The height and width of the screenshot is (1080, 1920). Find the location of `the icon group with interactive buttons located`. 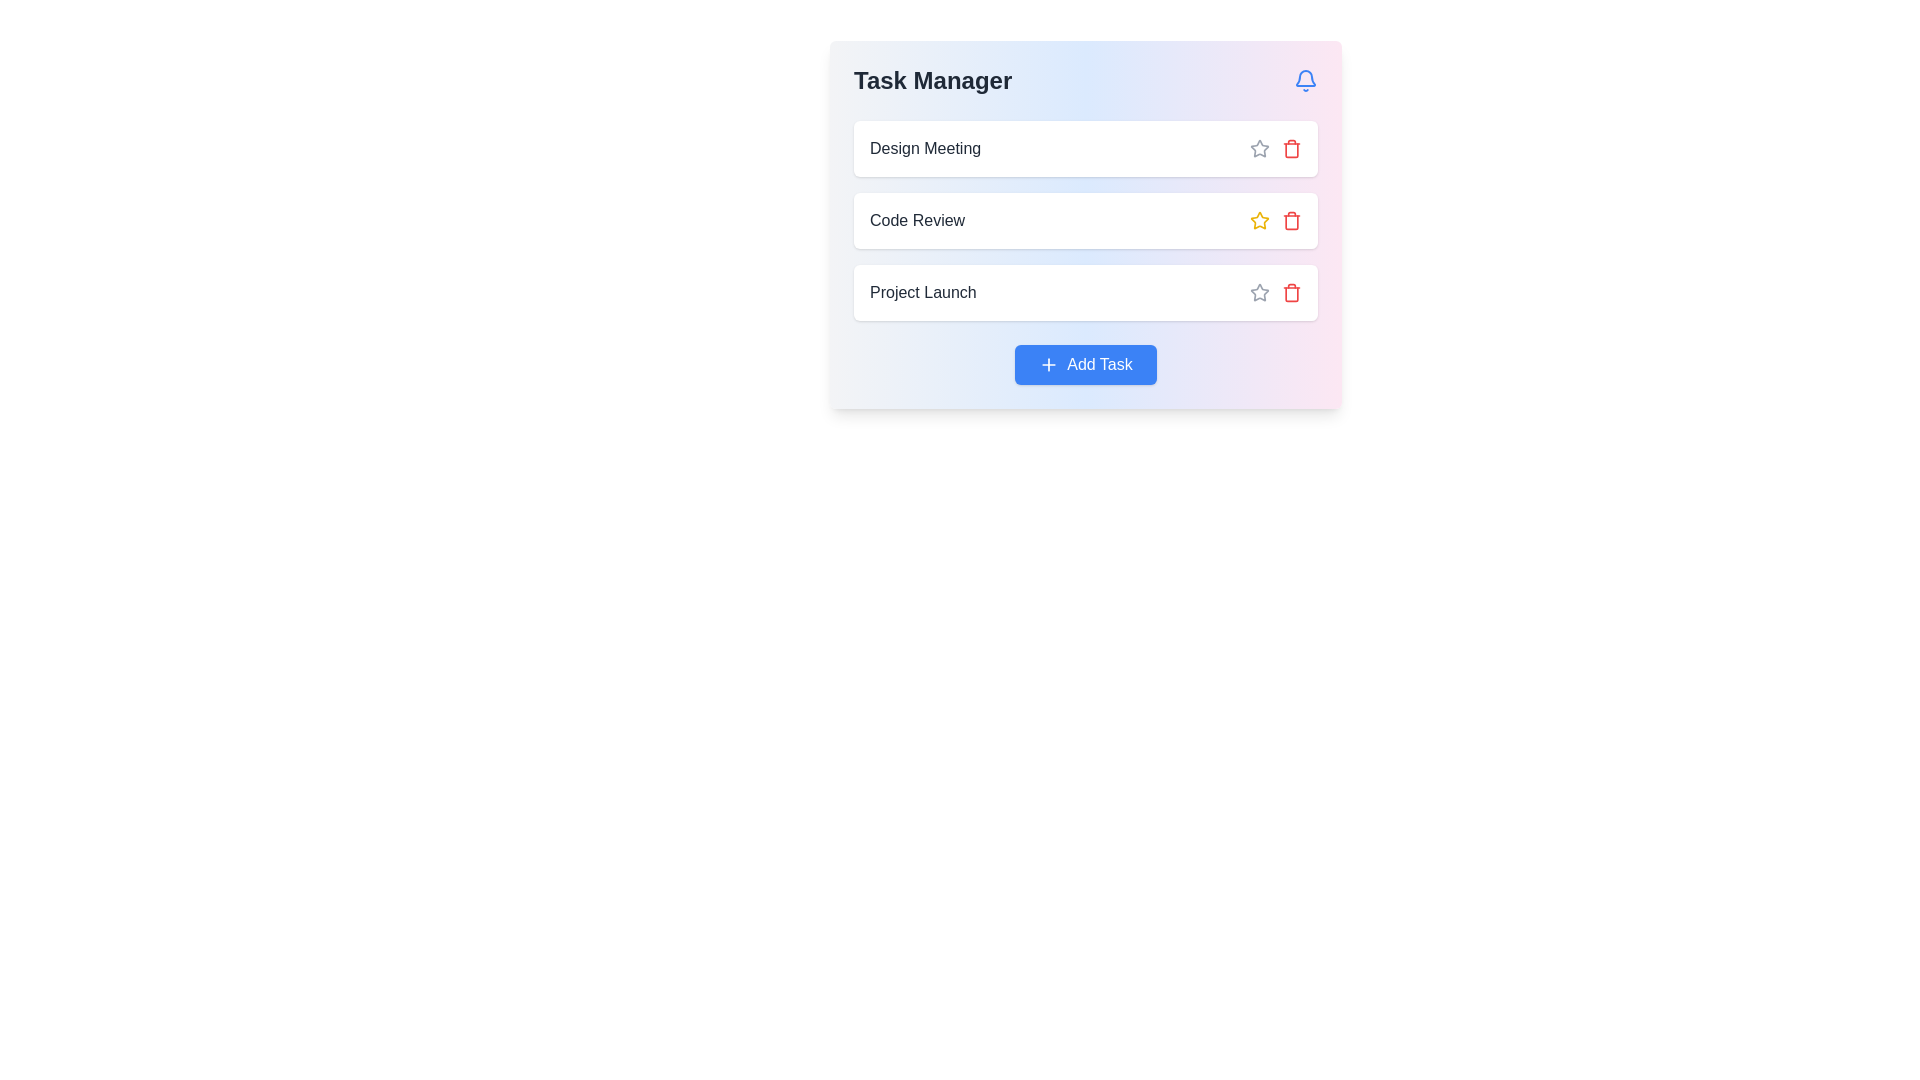

the icon group with interactive buttons located is located at coordinates (1275, 220).